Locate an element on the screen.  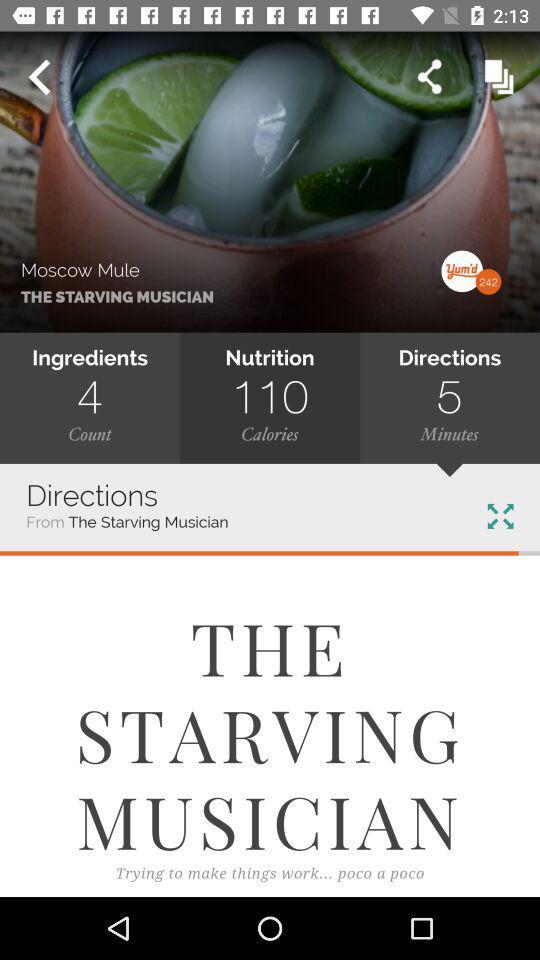
the share icon is located at coordinates (428, 77).